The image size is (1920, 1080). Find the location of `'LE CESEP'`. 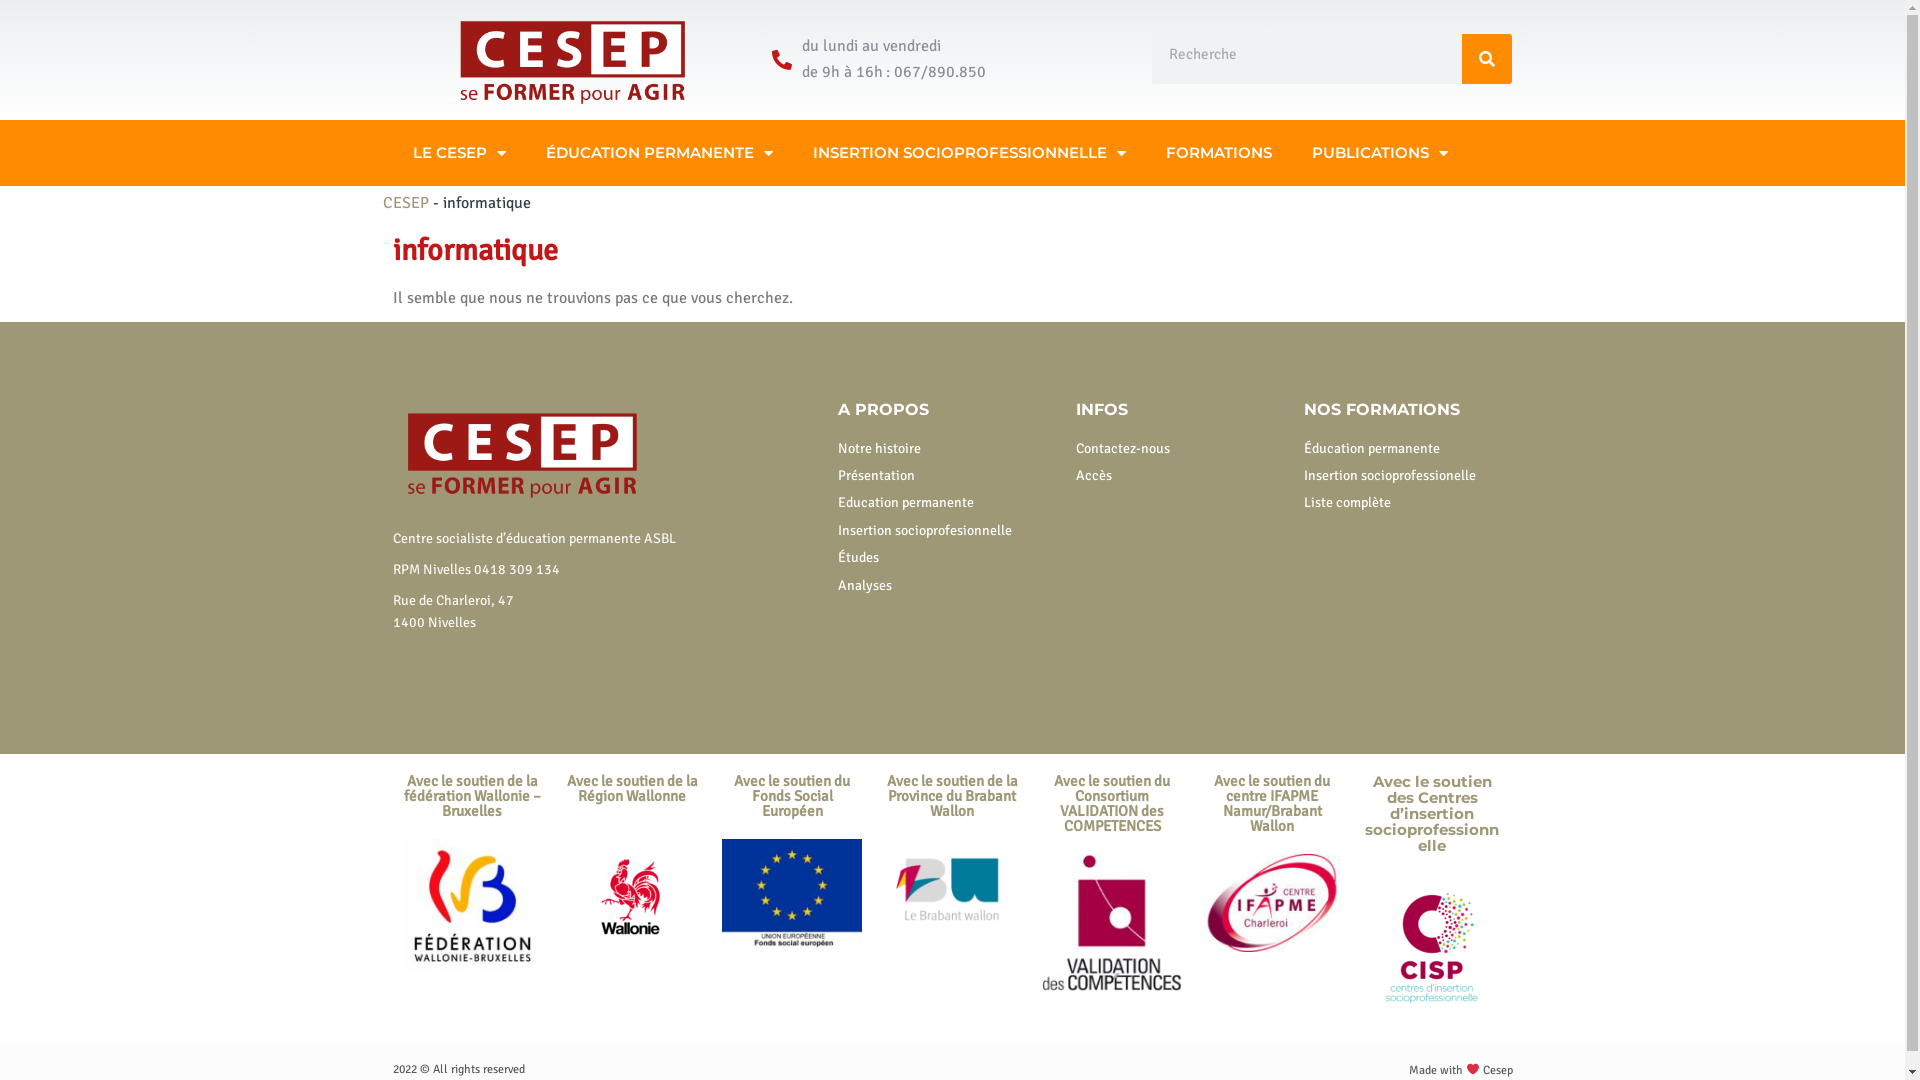

'LE CESEP' is located at coordinates (457, 152).